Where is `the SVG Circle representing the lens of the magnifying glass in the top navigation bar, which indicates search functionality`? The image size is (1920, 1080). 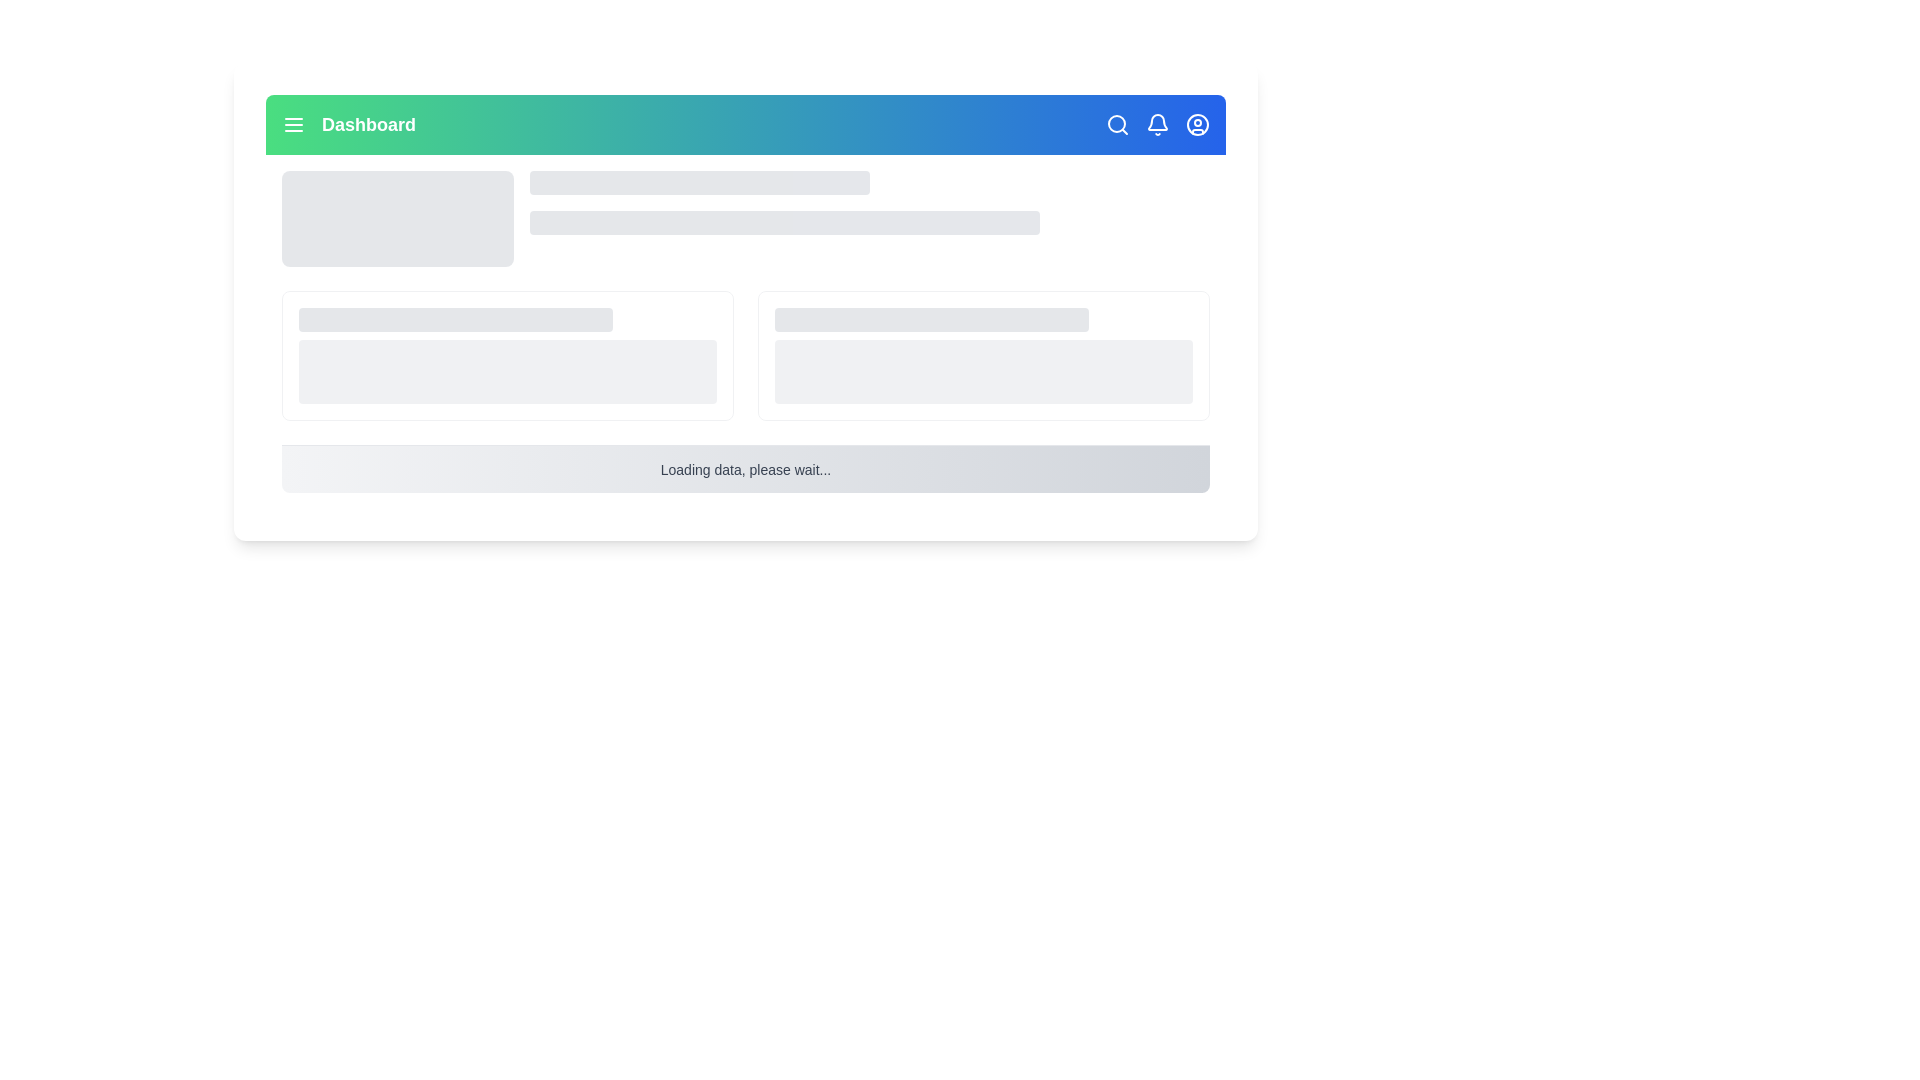 the SVG Circle representing the lens of the magnifying glass in the top navigation bar, which indicates search functionality is located at coordinates (1116, 123).